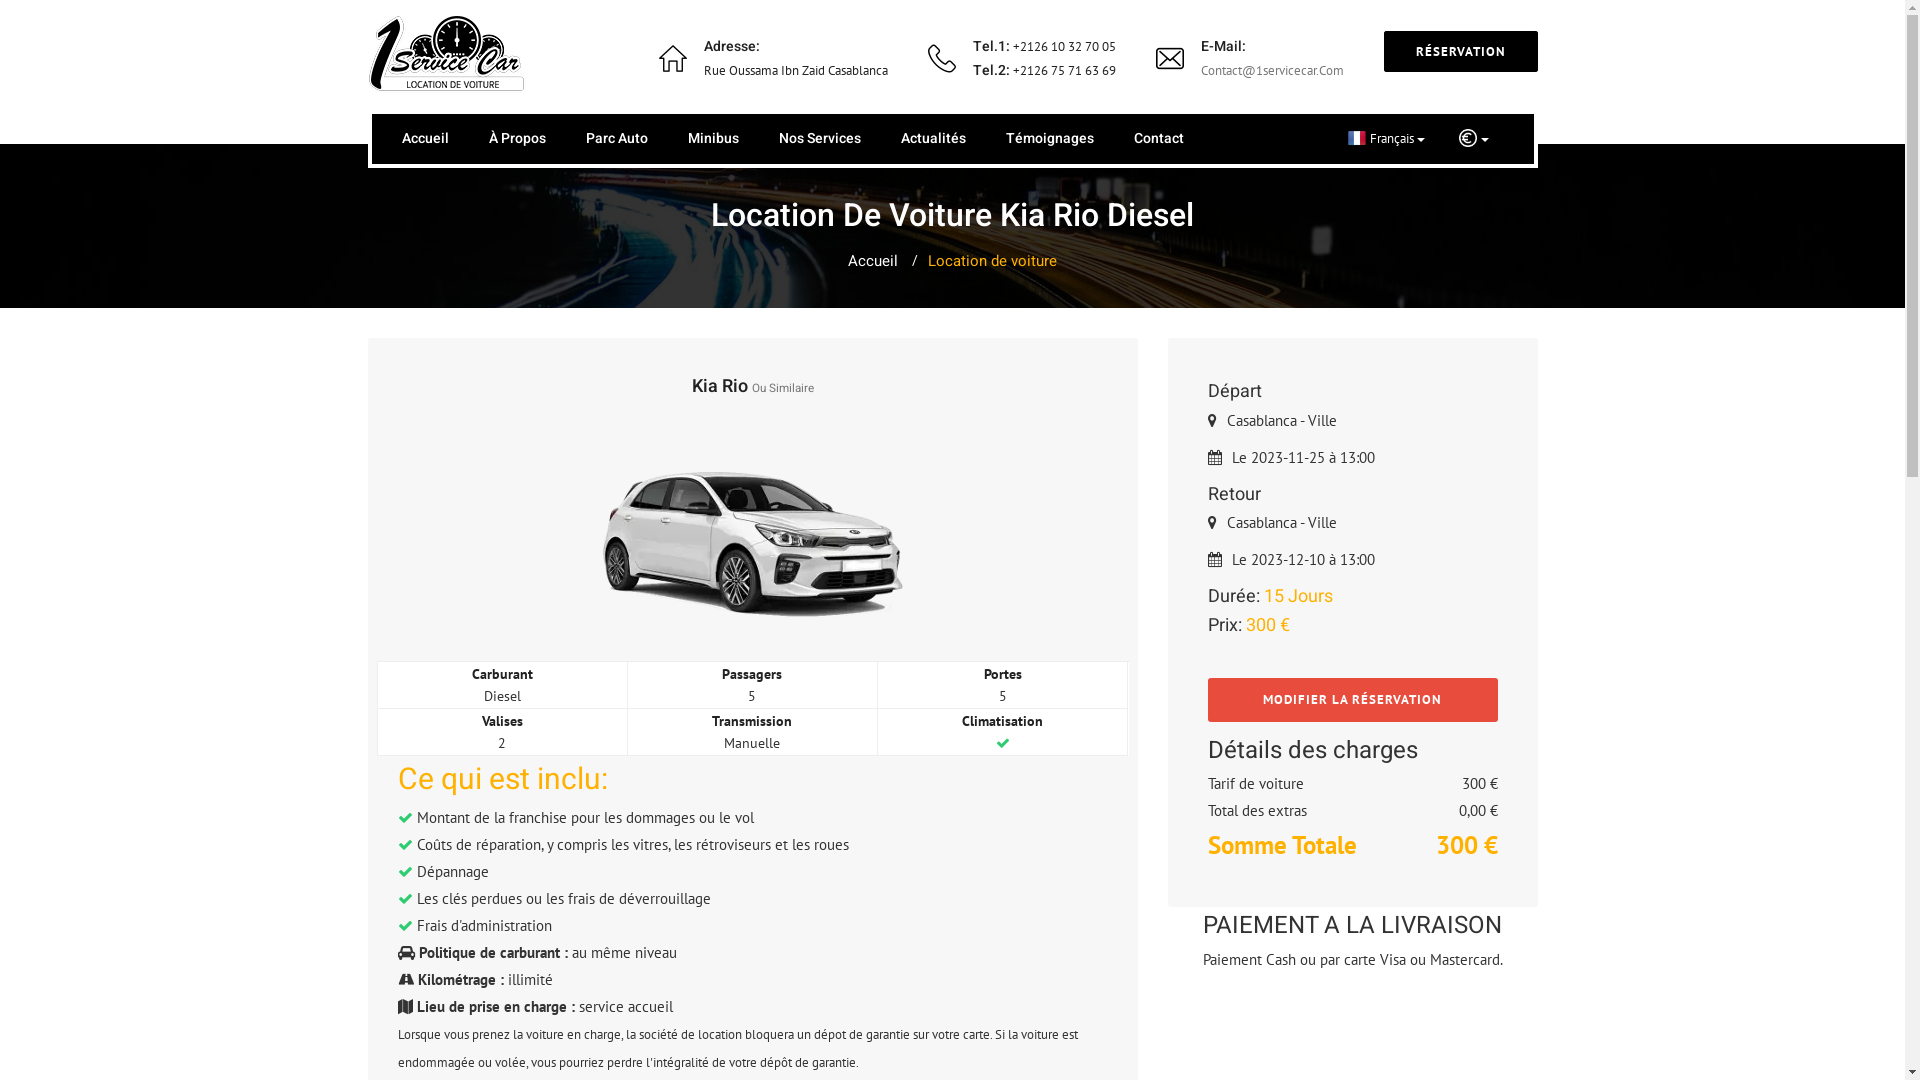 The width and height of the screenshot is (1920, 1080). I want to click on 'Contact@1servicecar.Com', so click(1200, 69).